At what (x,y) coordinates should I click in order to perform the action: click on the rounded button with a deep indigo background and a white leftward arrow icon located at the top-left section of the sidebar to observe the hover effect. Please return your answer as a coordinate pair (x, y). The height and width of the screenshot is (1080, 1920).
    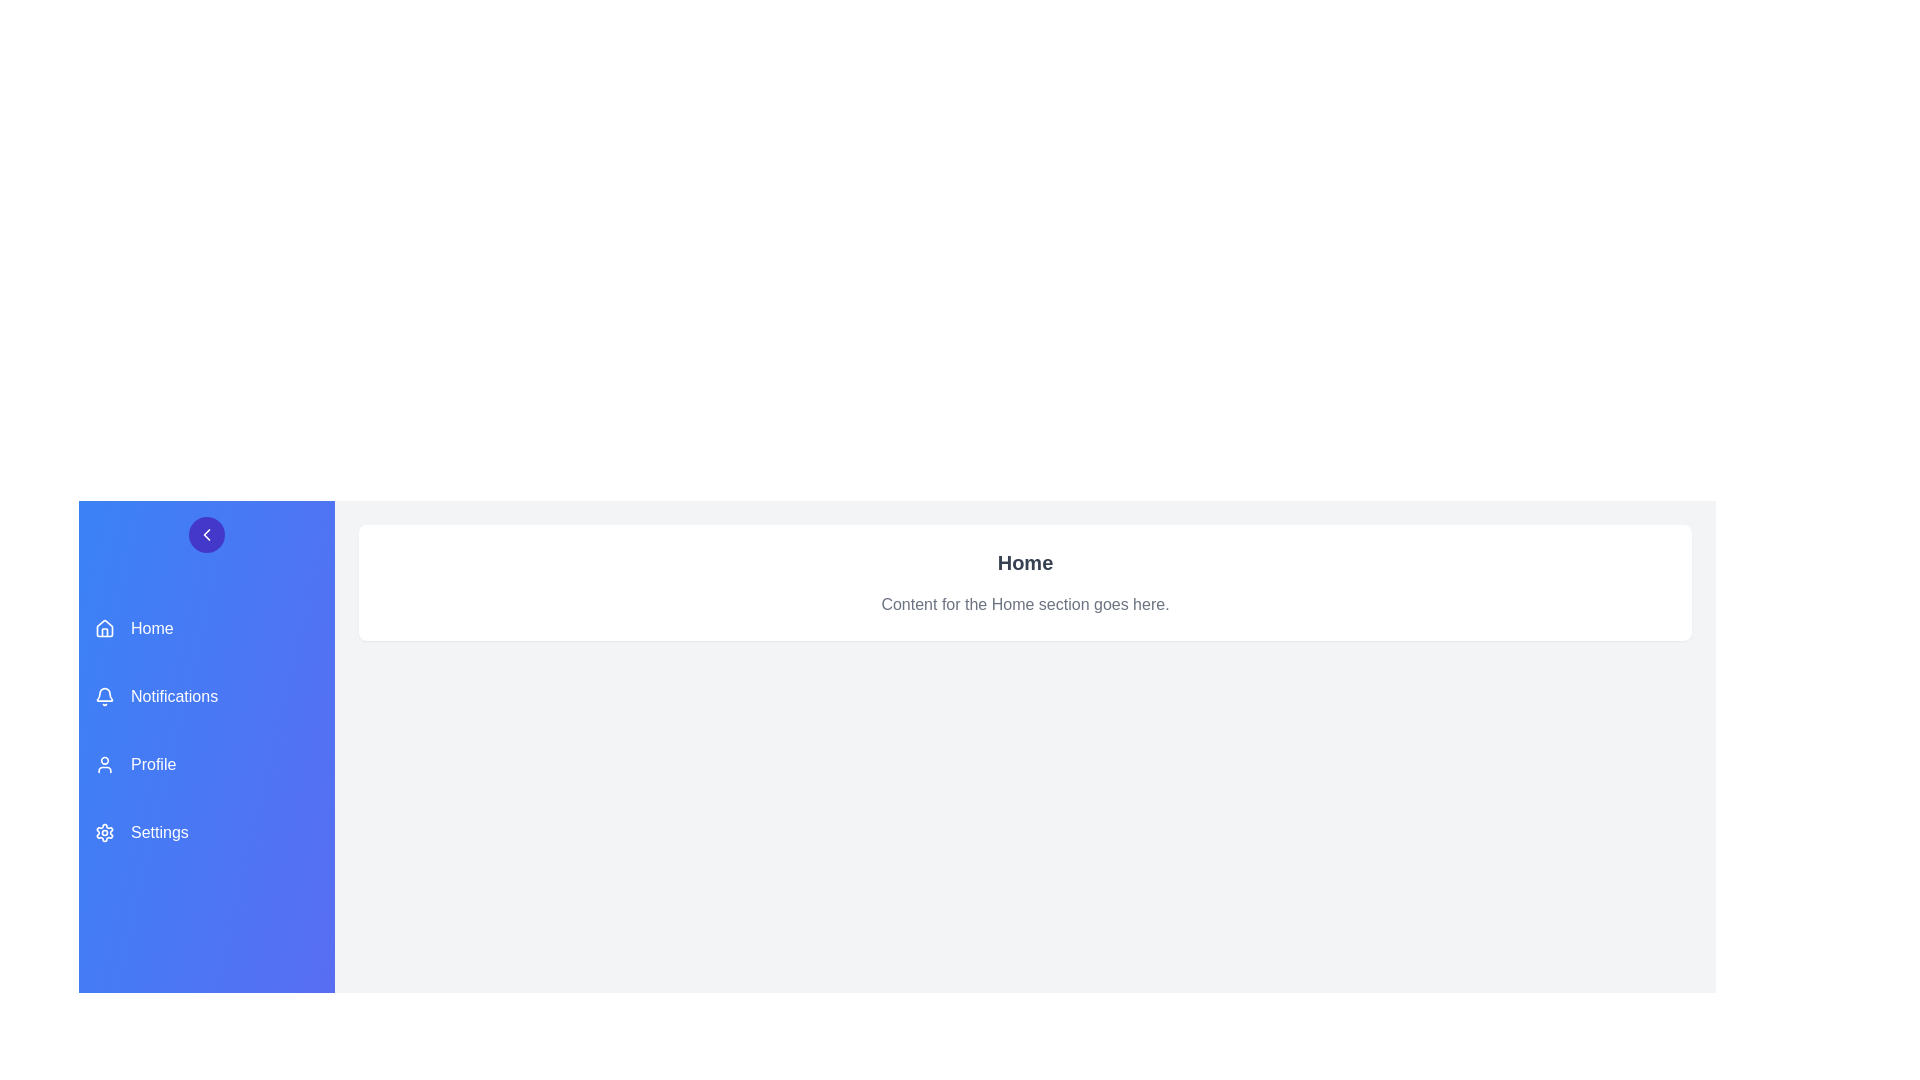
    Looking at the image, I should click on (206, 534).